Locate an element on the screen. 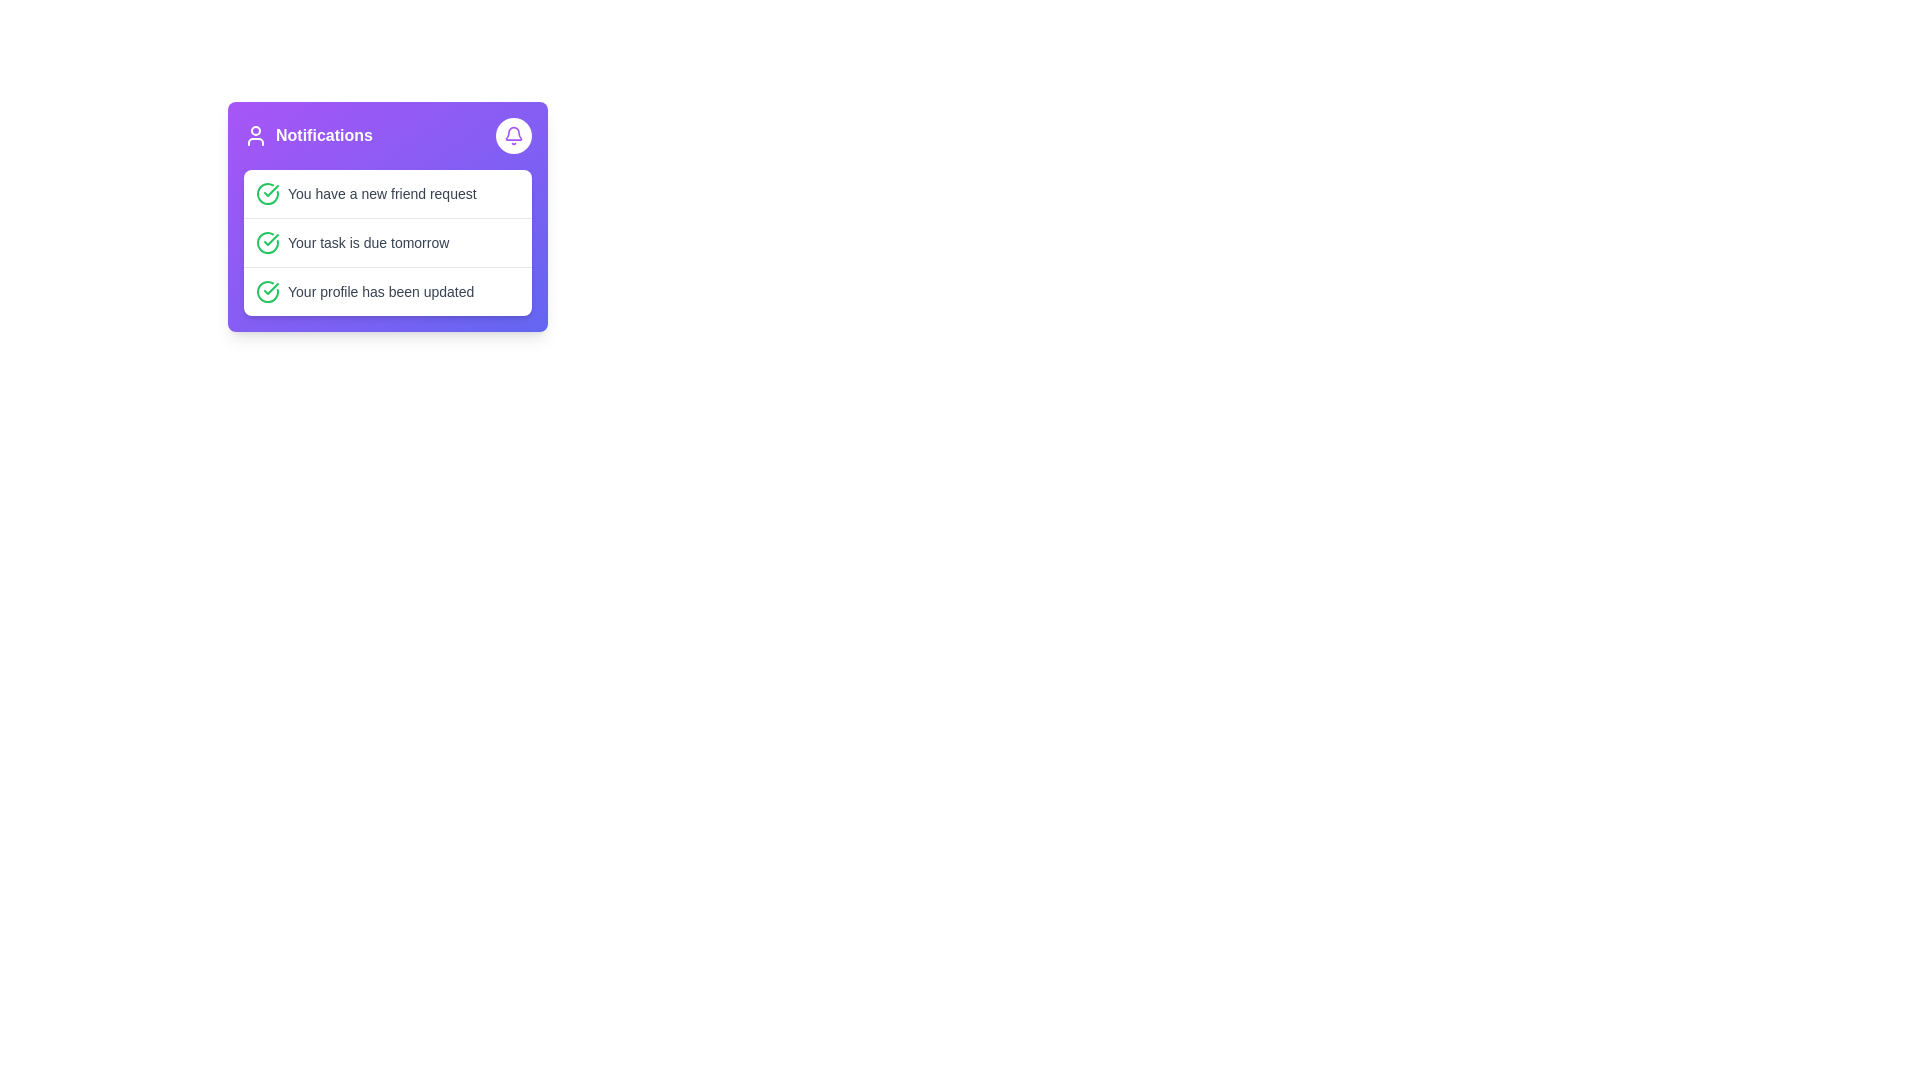 Image resolution: width=1920 pixels, height=1080 pixels. the rounded button icon located in the top-right corner of the notification card is located at coordinates (513, 135).